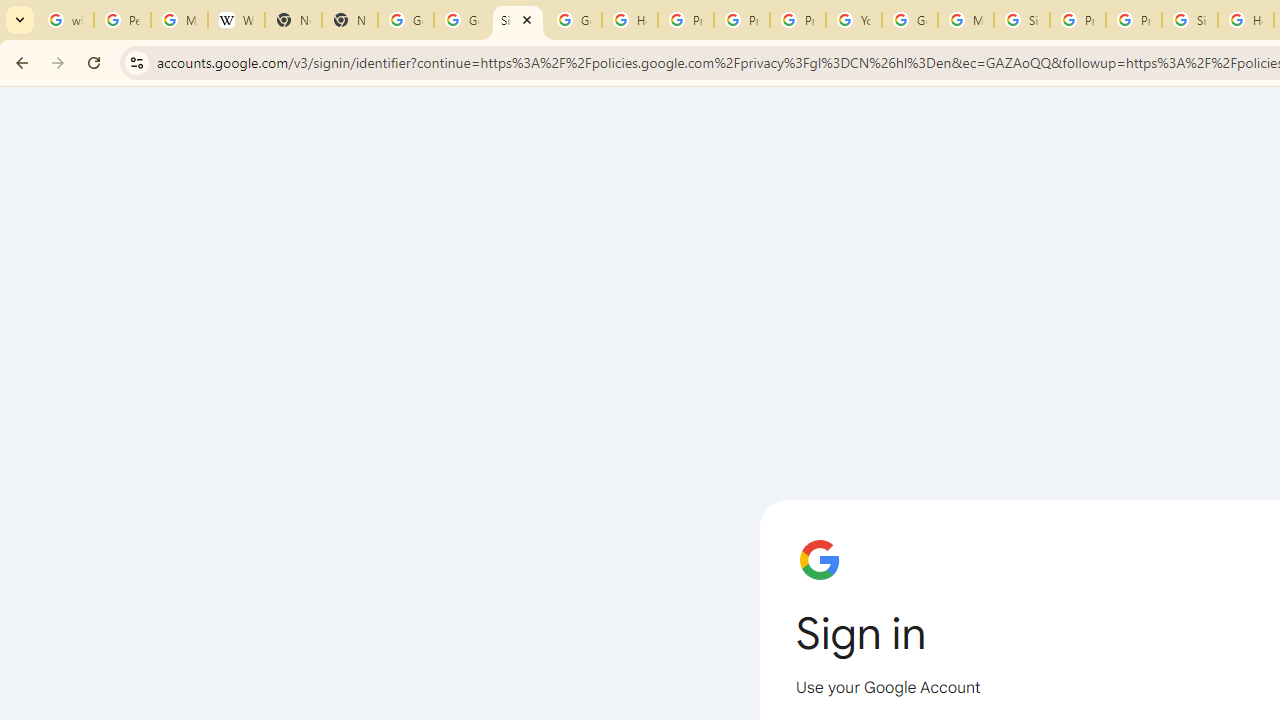 Image resolution: width=1280 pixels, height=720 pixels. Describe the element at coordinates (461, 20) in the screenshot. I see `'Google Drive: Sign-in'` at that location.